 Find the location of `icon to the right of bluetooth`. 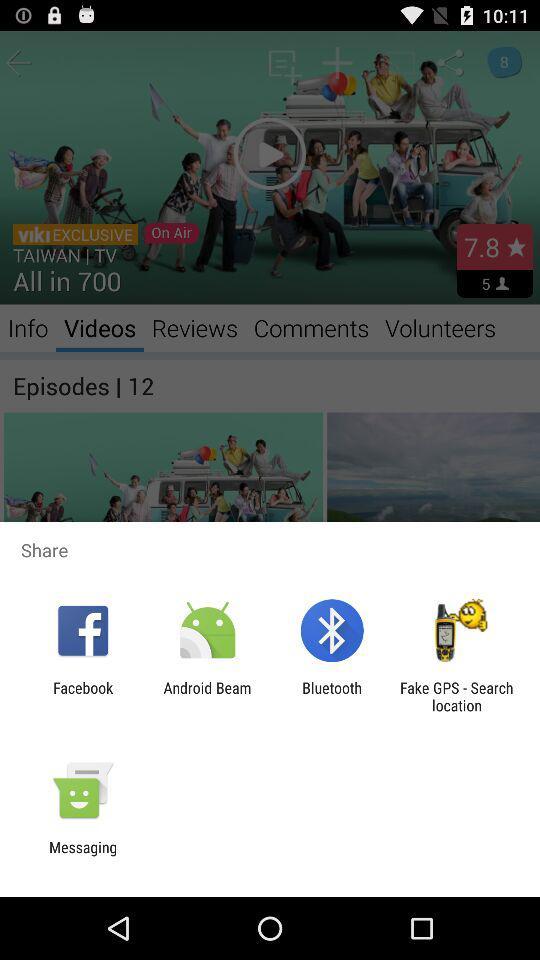

icon to the right of bluetooth is located at coordinates (456, 696).